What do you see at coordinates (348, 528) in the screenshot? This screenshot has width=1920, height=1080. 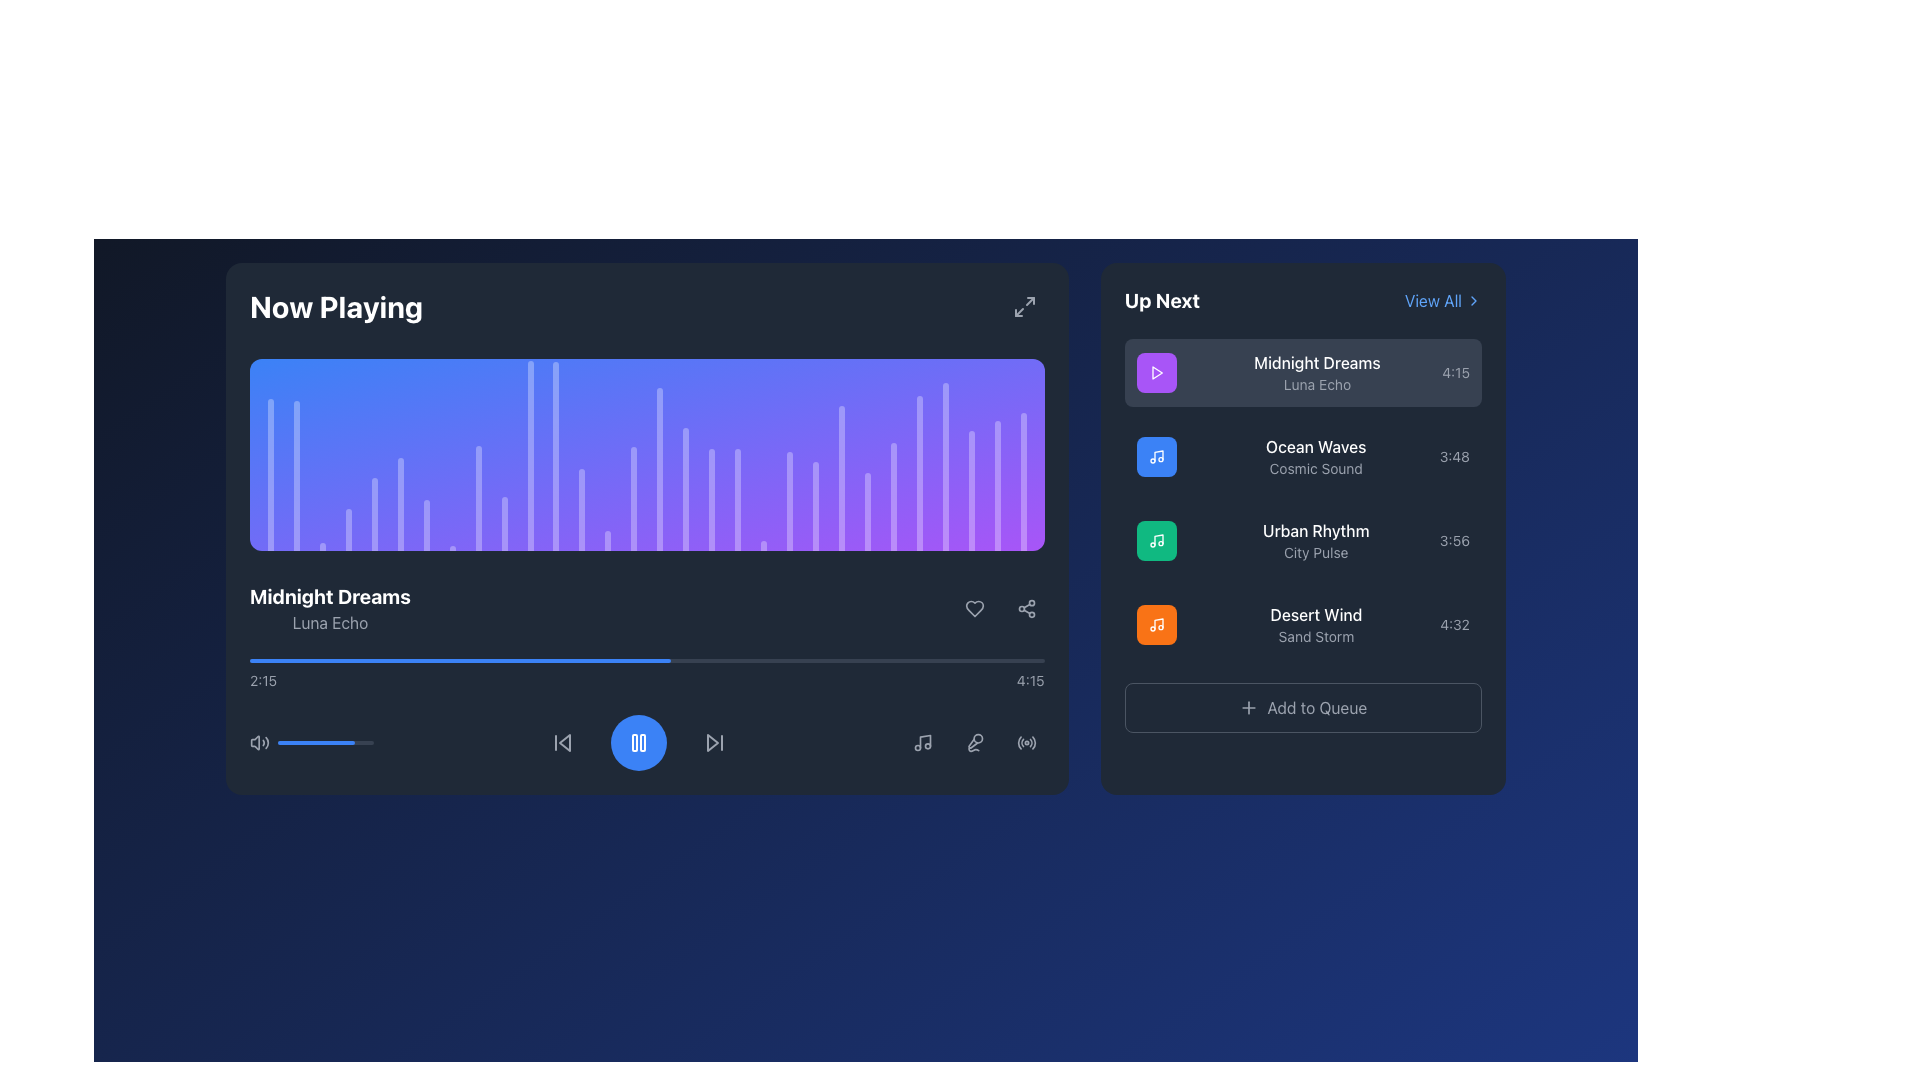 I see `the fourth narrow vertical bar of the graphical waveform segment in the 'Now Playing' section, which visually represents a portion of the audio waveform` at bounding box center [348, 528].